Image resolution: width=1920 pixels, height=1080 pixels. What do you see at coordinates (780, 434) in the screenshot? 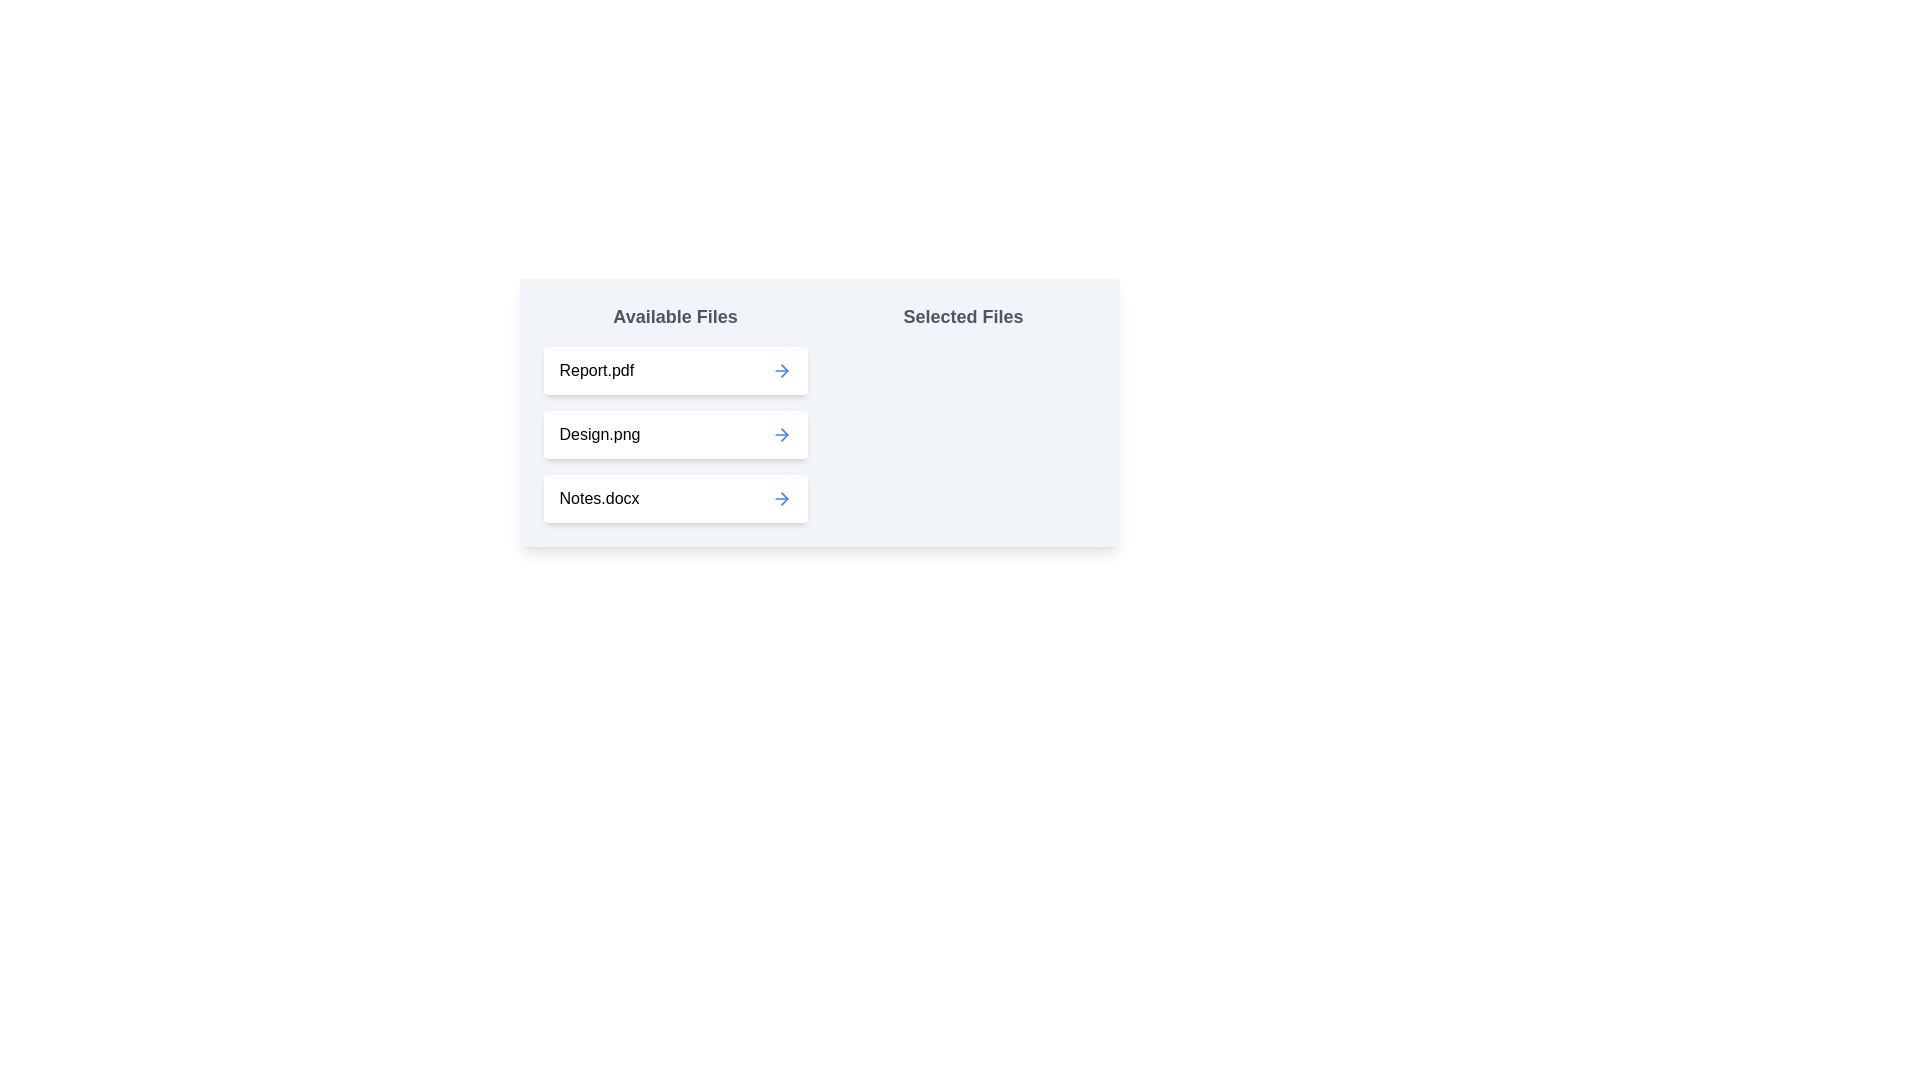
I see `the rightward arrow icon button next to 'Design.png' in the second row of the file list` at bounding box center [780, 434].